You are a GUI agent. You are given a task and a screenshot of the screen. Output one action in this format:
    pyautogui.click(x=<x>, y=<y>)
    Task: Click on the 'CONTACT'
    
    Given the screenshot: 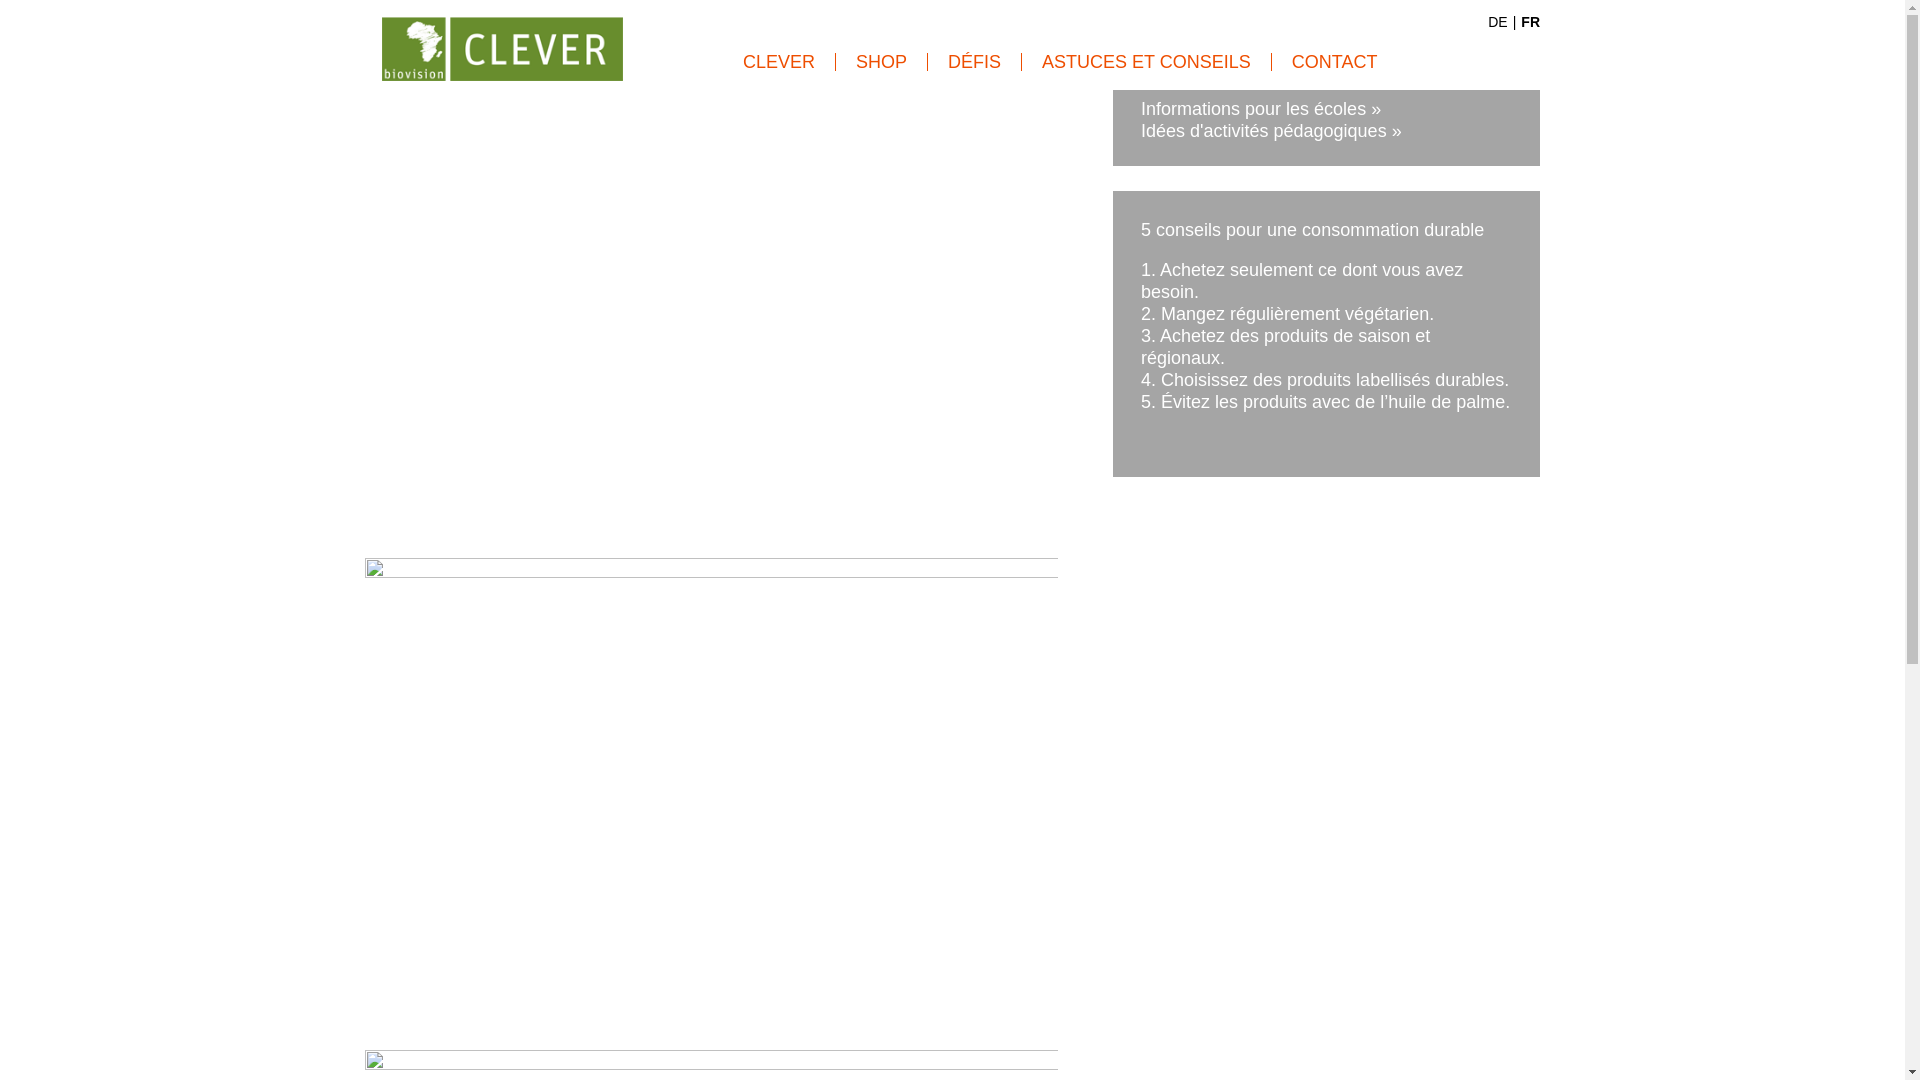 What is the action you would take?
    pyautogui.click(x=1271, y=60)
    